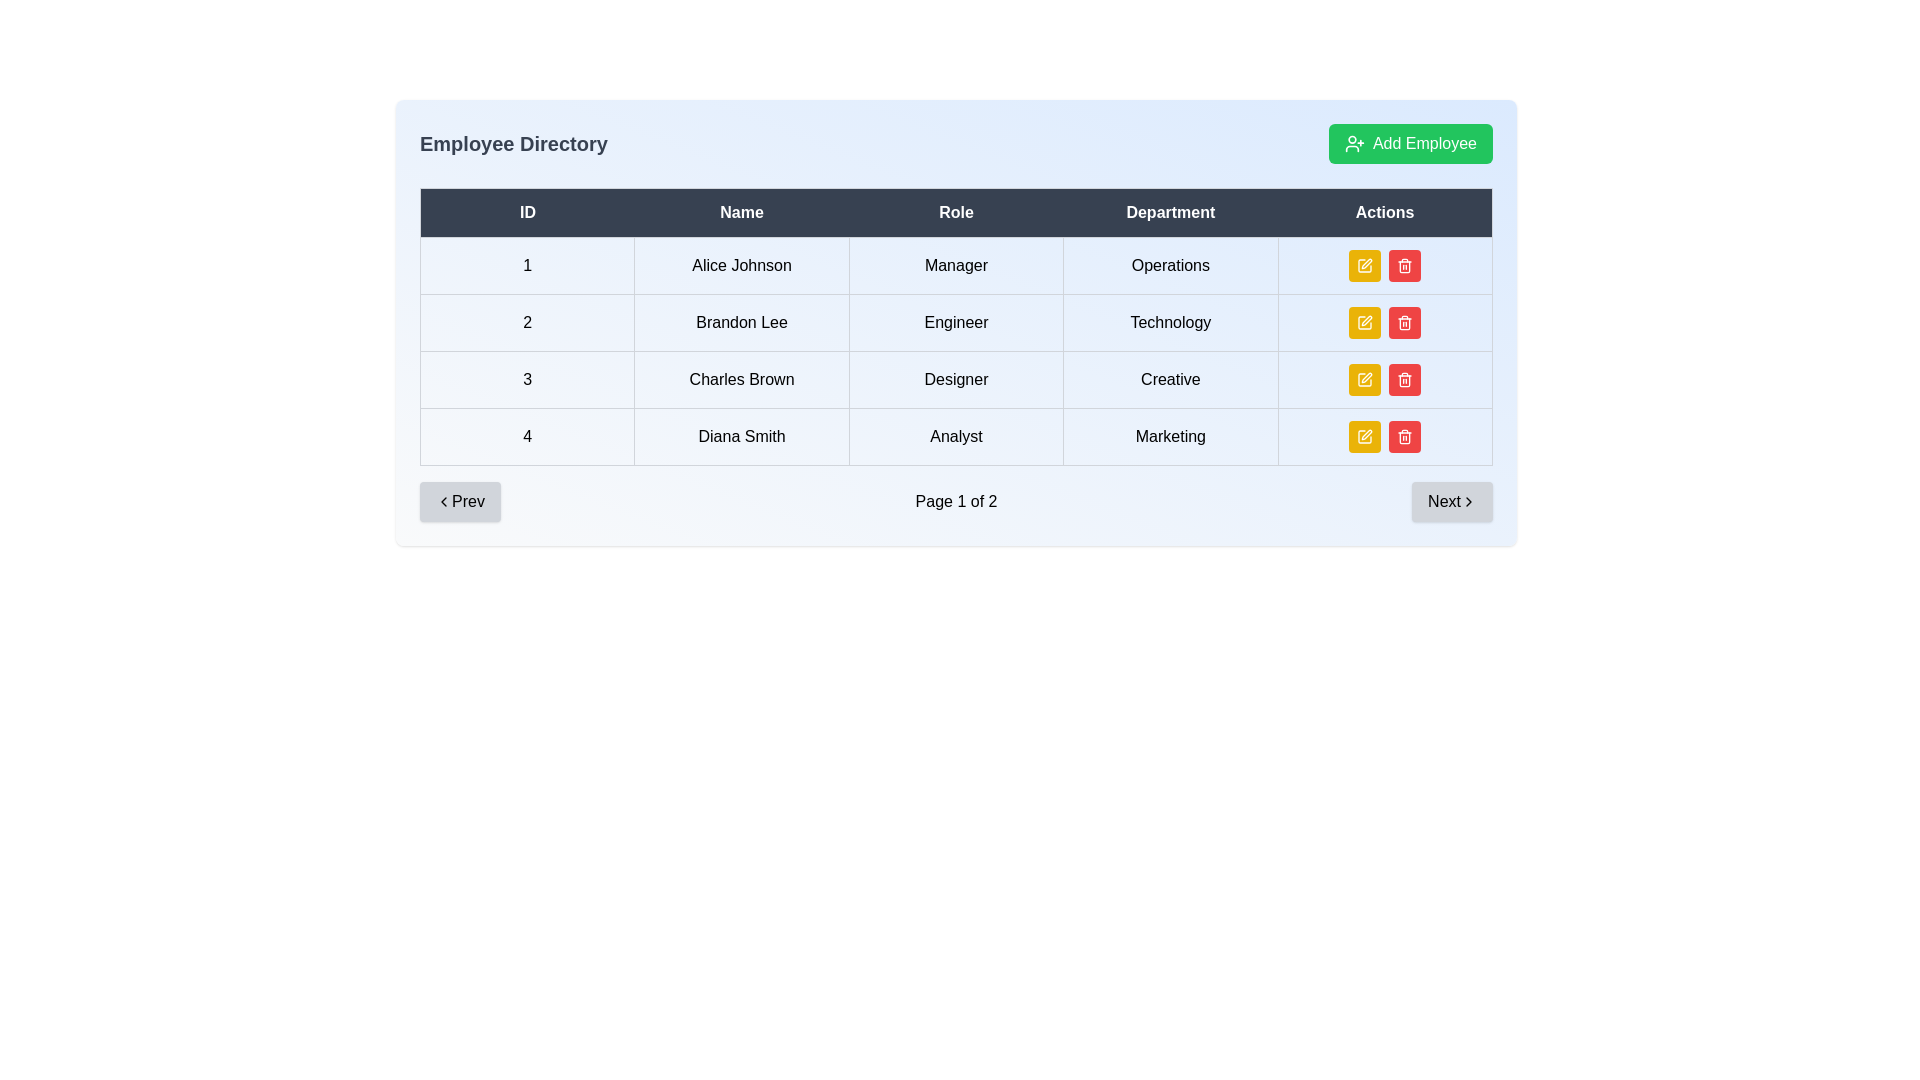 The height and width of the screenshot is (1080, 1920). I want to click on the static text display field labeled 'Designer' in the 'Role' column for 'Charles Brown' located in the third row of the table, so click(955, 380).